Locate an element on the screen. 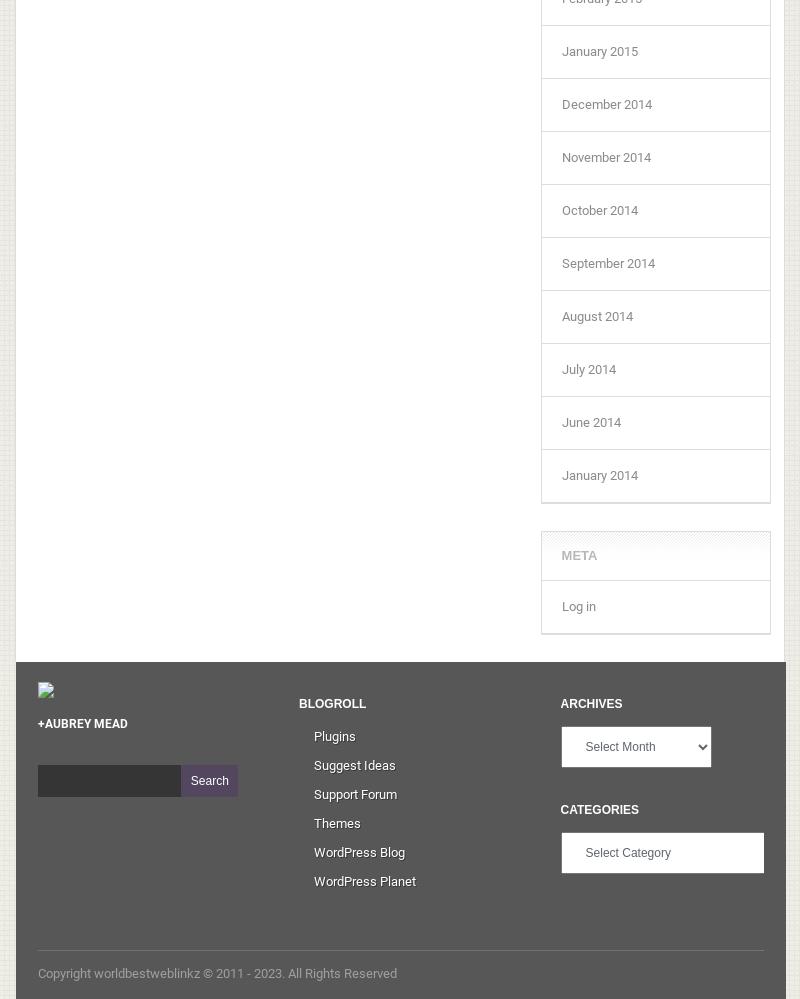 This screenshot has width=800, height=999. 'Suggest Ideas' is located at coordinates (313, 763).